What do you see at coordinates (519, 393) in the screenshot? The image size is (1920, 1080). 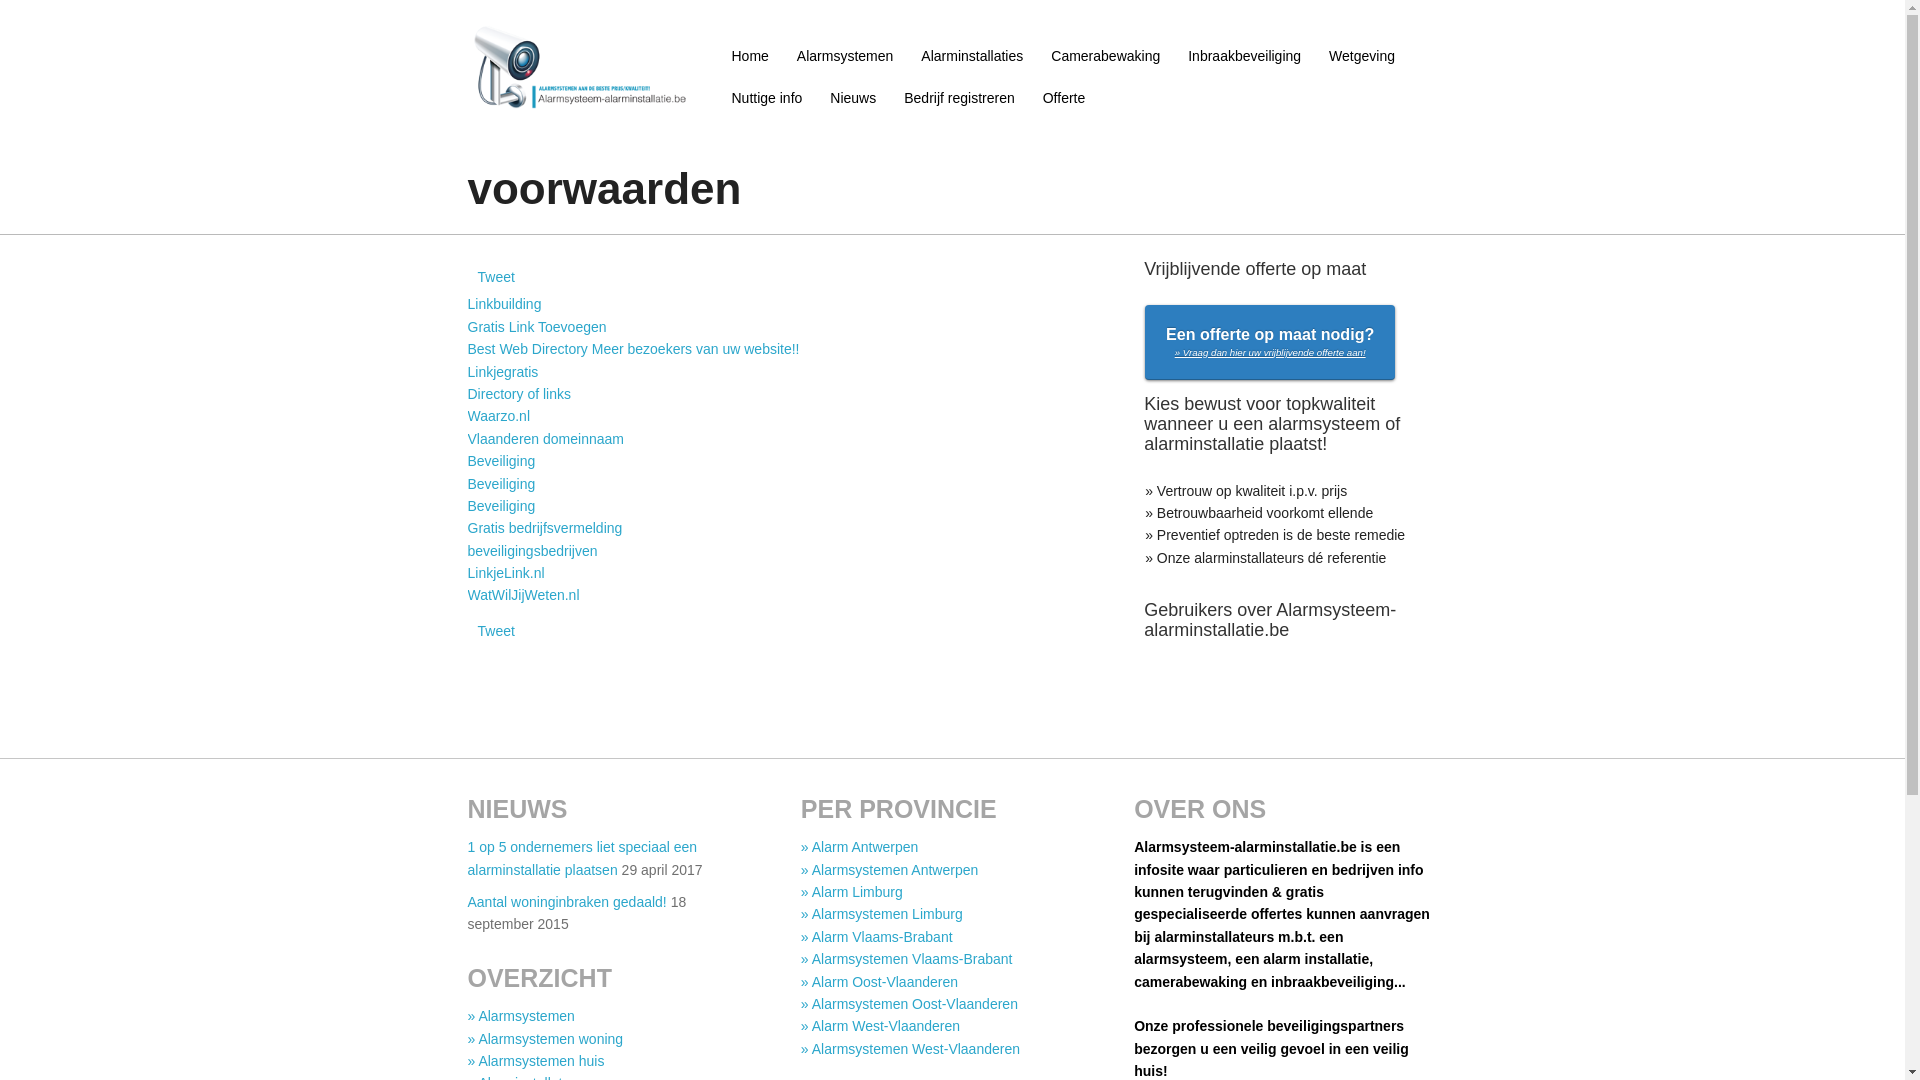 I see `'Directory of links'` at bounding box center [519, 393].